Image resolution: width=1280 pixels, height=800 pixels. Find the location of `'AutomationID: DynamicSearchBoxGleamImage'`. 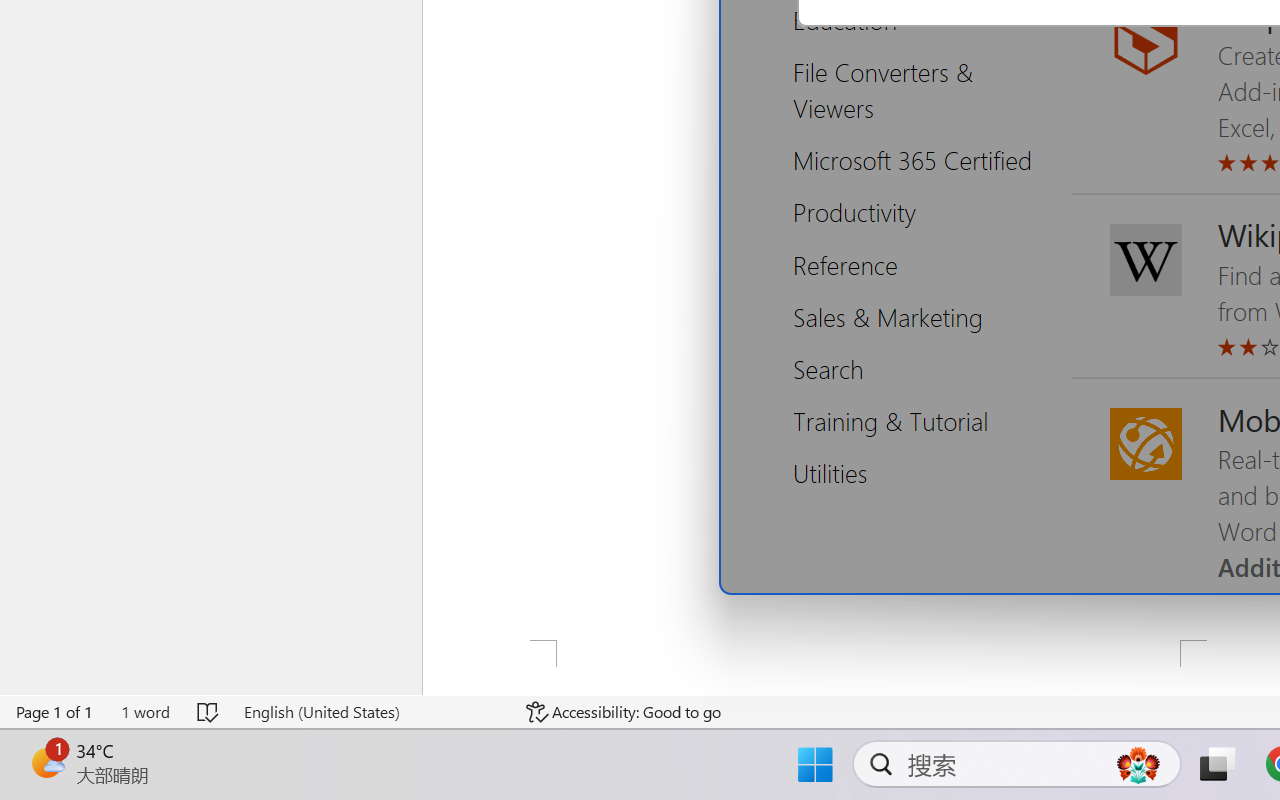

'AutomationID: DynamicSearchBoxGleamImage' is located at coordinates (1138, 764).